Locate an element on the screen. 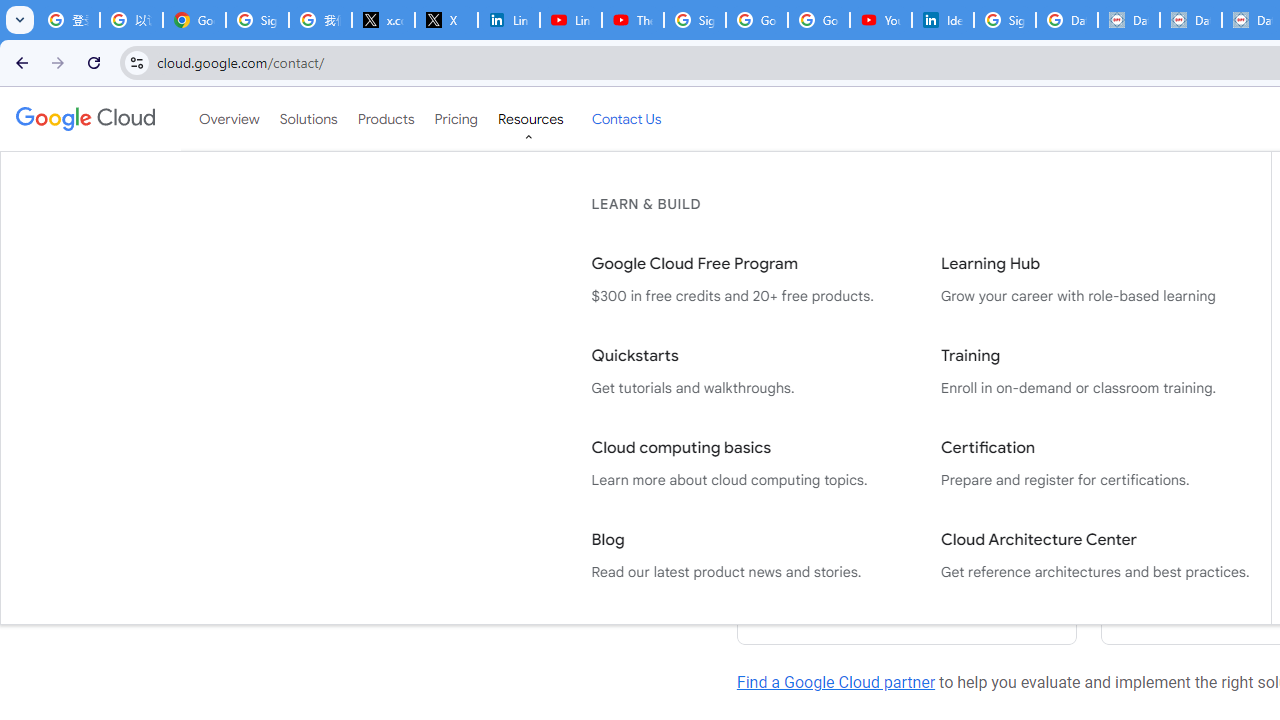 This screenshot has width=1280, height=720. 'Resources' is located at coordinates (530, 119).